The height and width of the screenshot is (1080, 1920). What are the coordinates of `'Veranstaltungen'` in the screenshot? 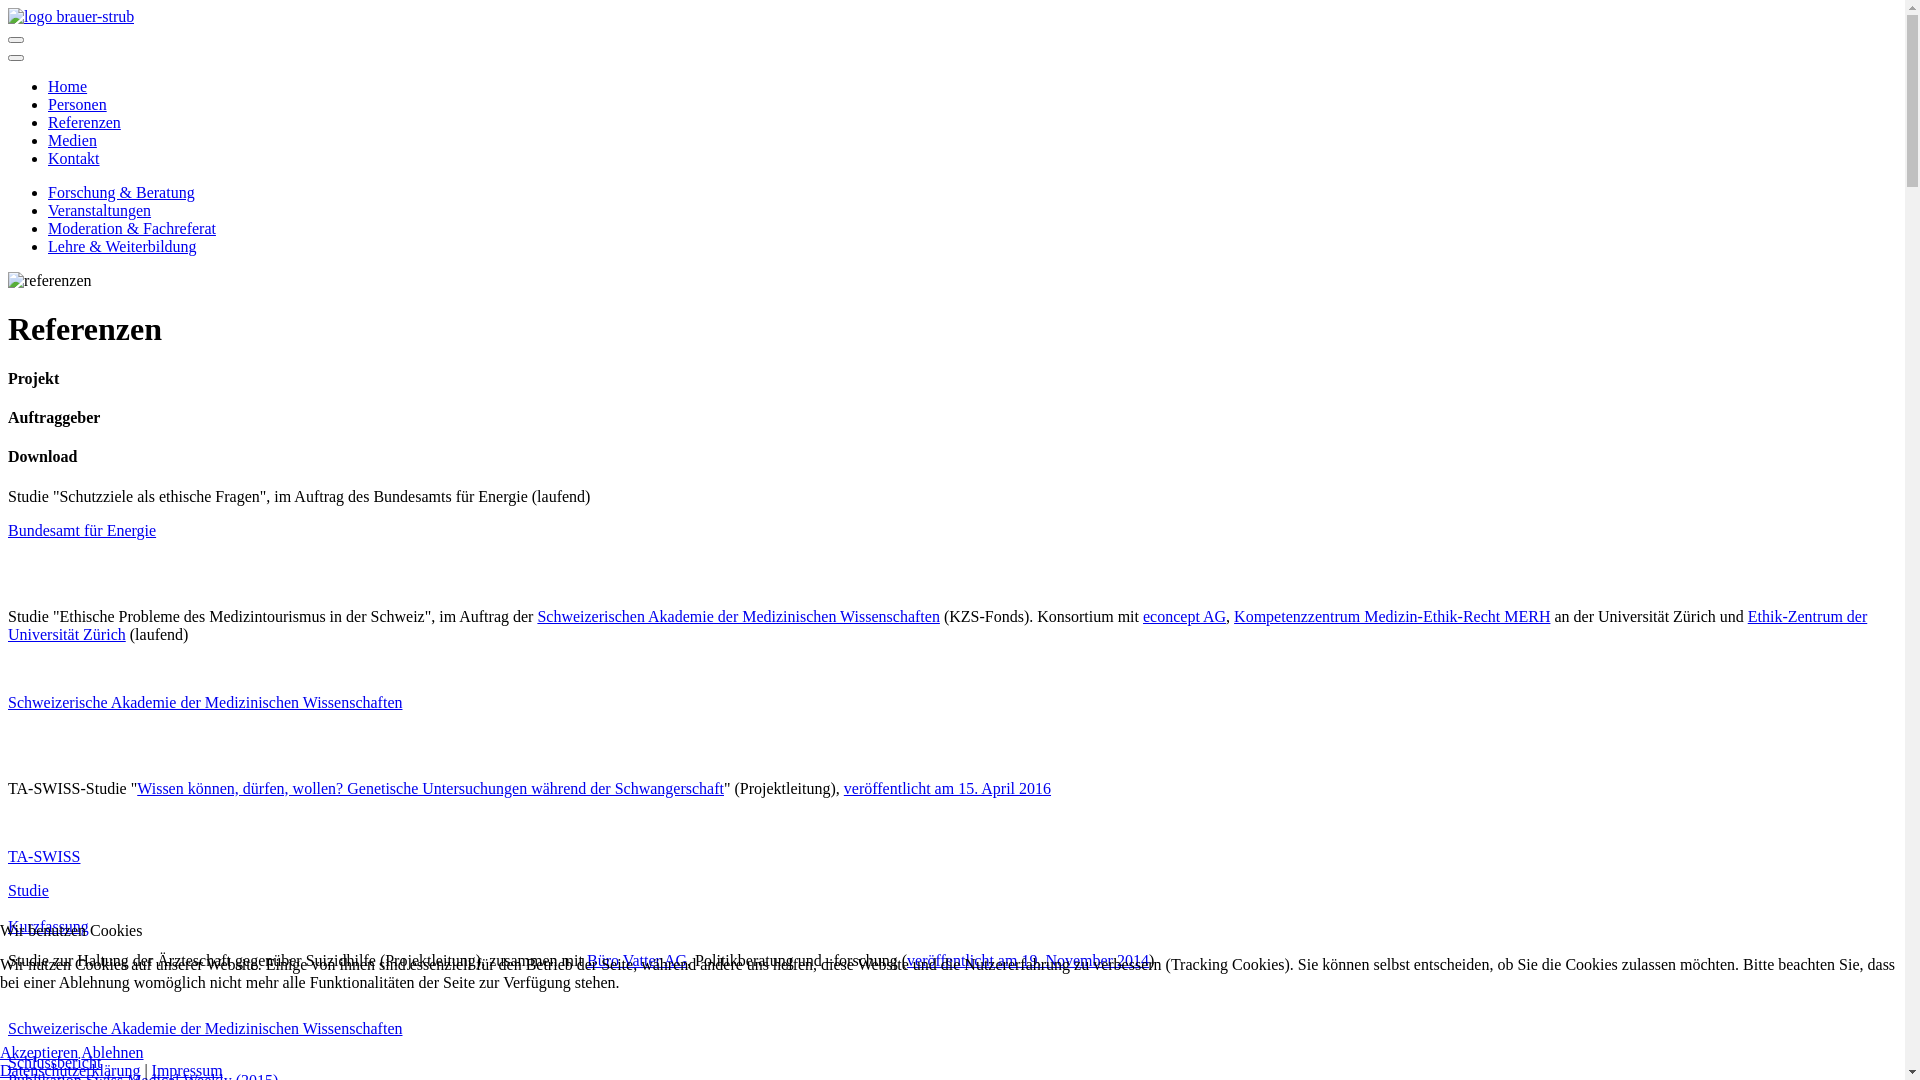 It's located at (98, 210).